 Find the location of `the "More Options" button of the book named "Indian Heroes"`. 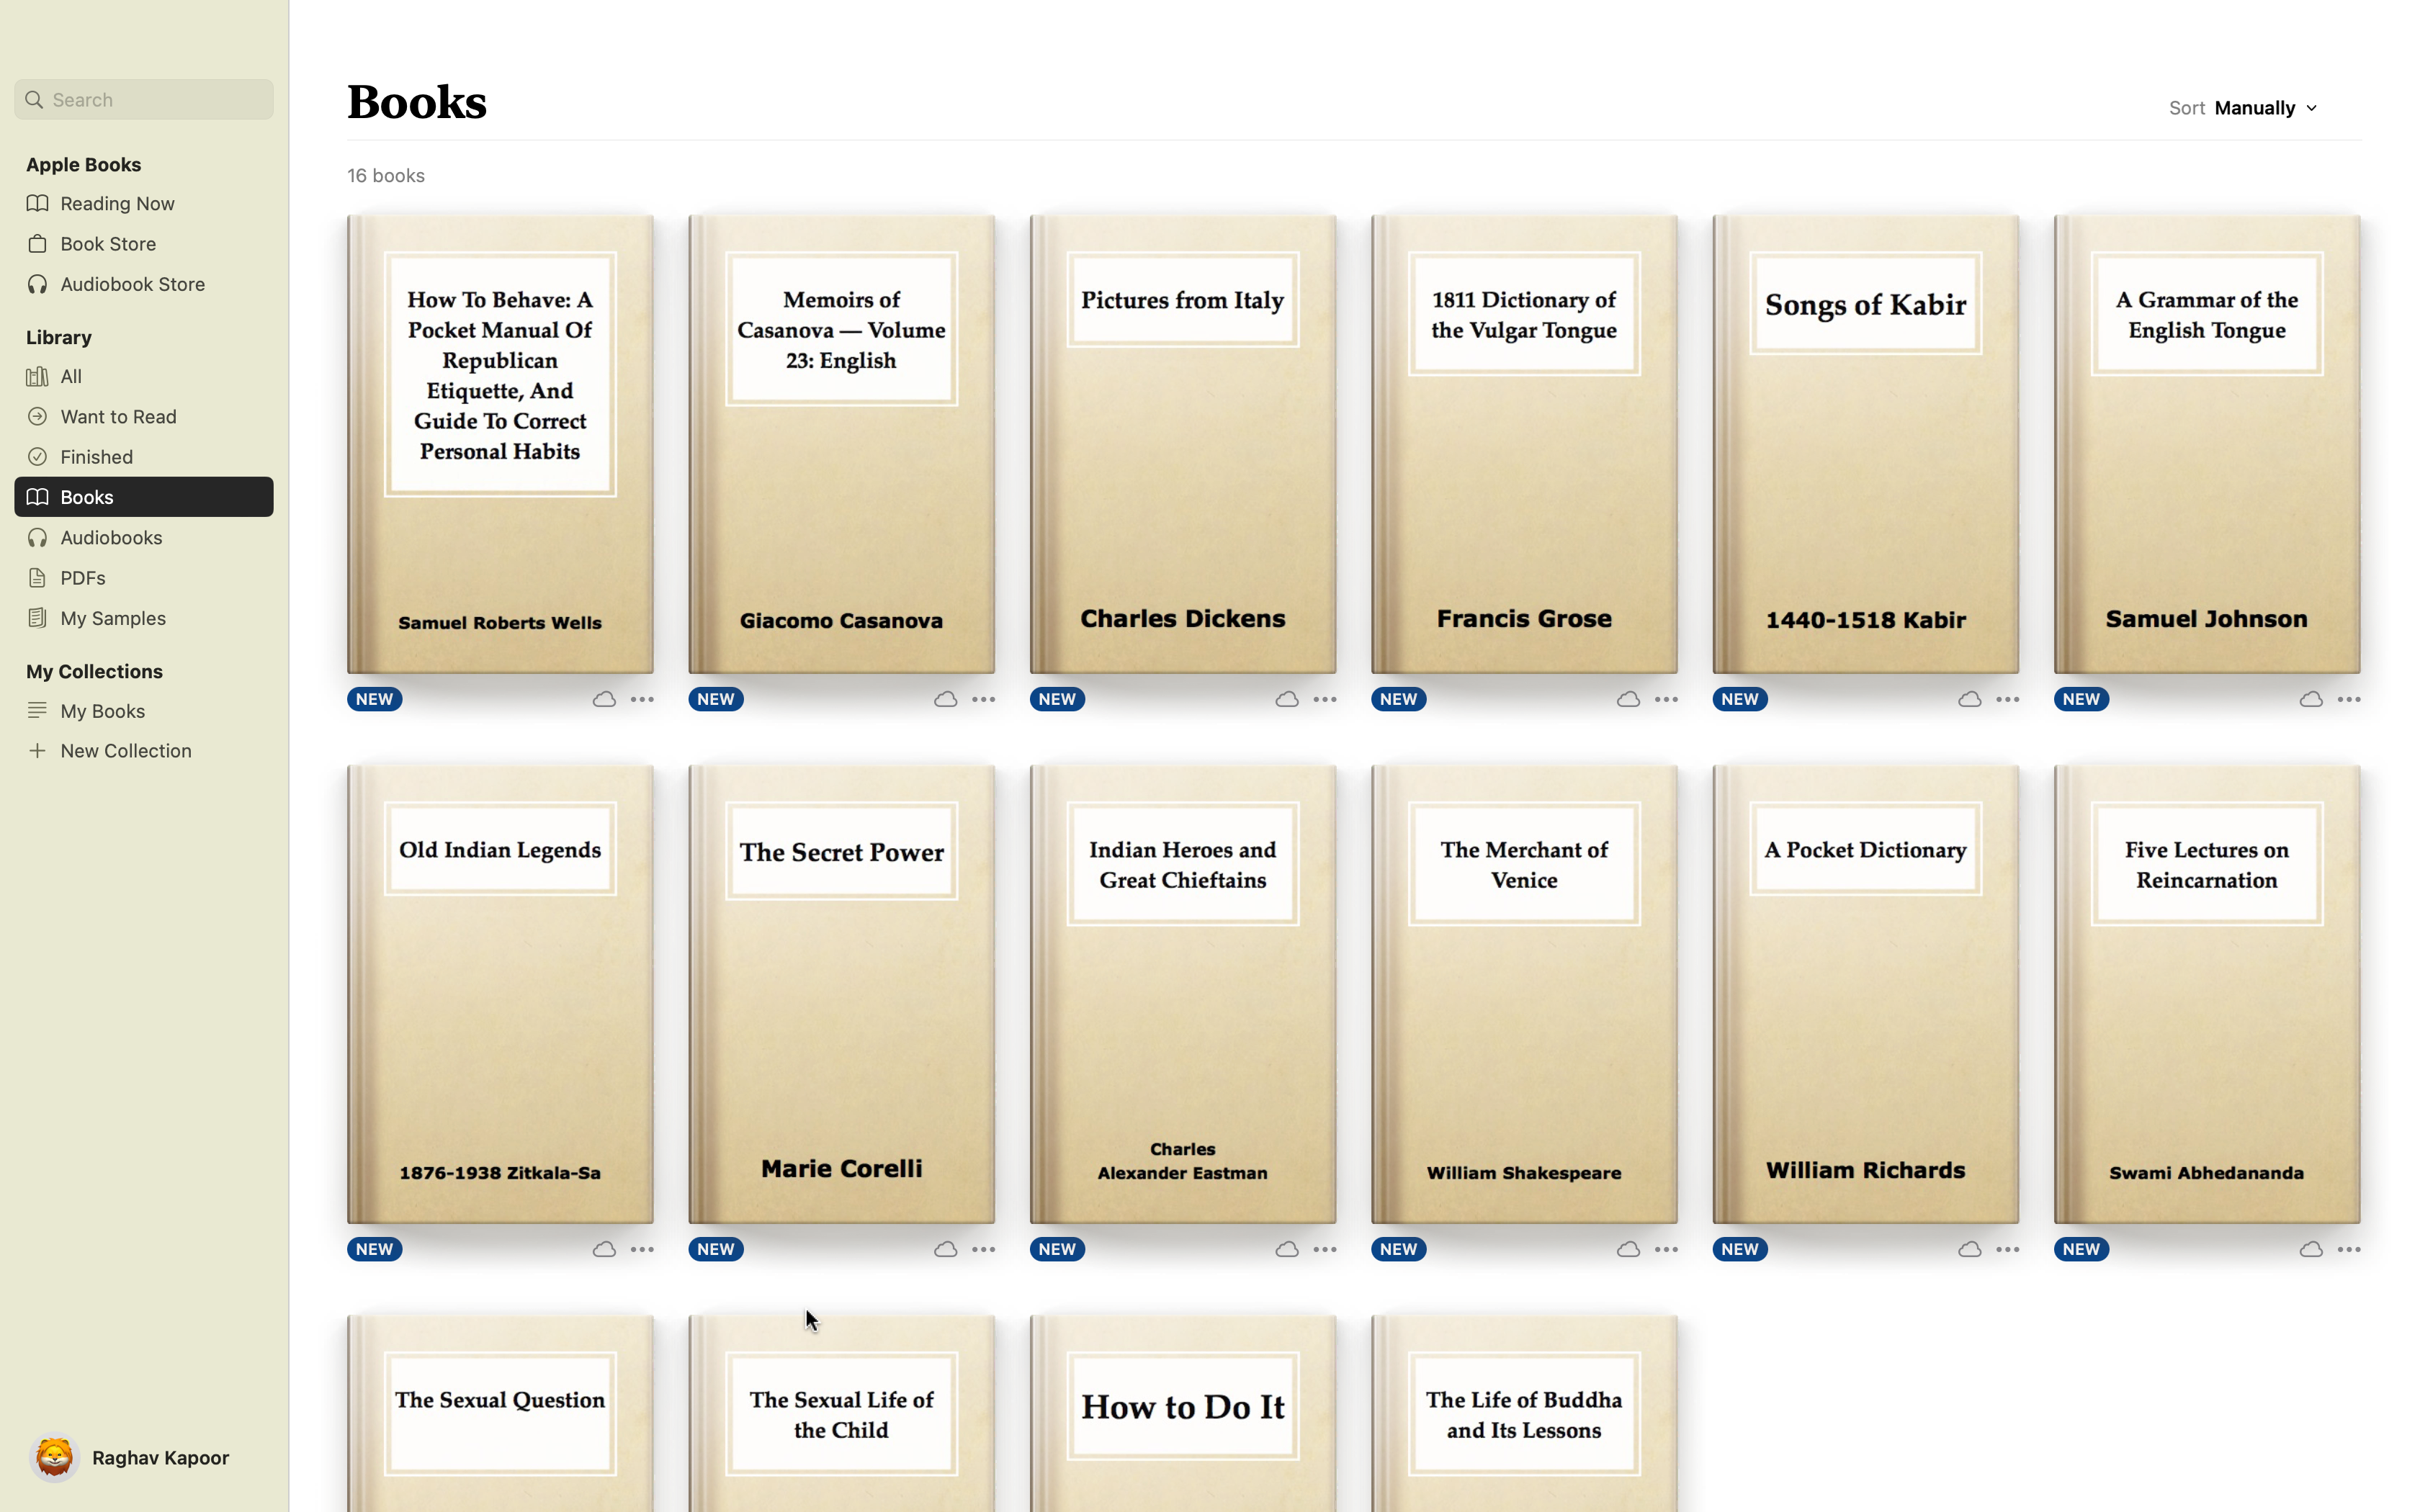

the "More Options" button of the book named "Indian Heroes" is located at coordinates (1303, 1246).